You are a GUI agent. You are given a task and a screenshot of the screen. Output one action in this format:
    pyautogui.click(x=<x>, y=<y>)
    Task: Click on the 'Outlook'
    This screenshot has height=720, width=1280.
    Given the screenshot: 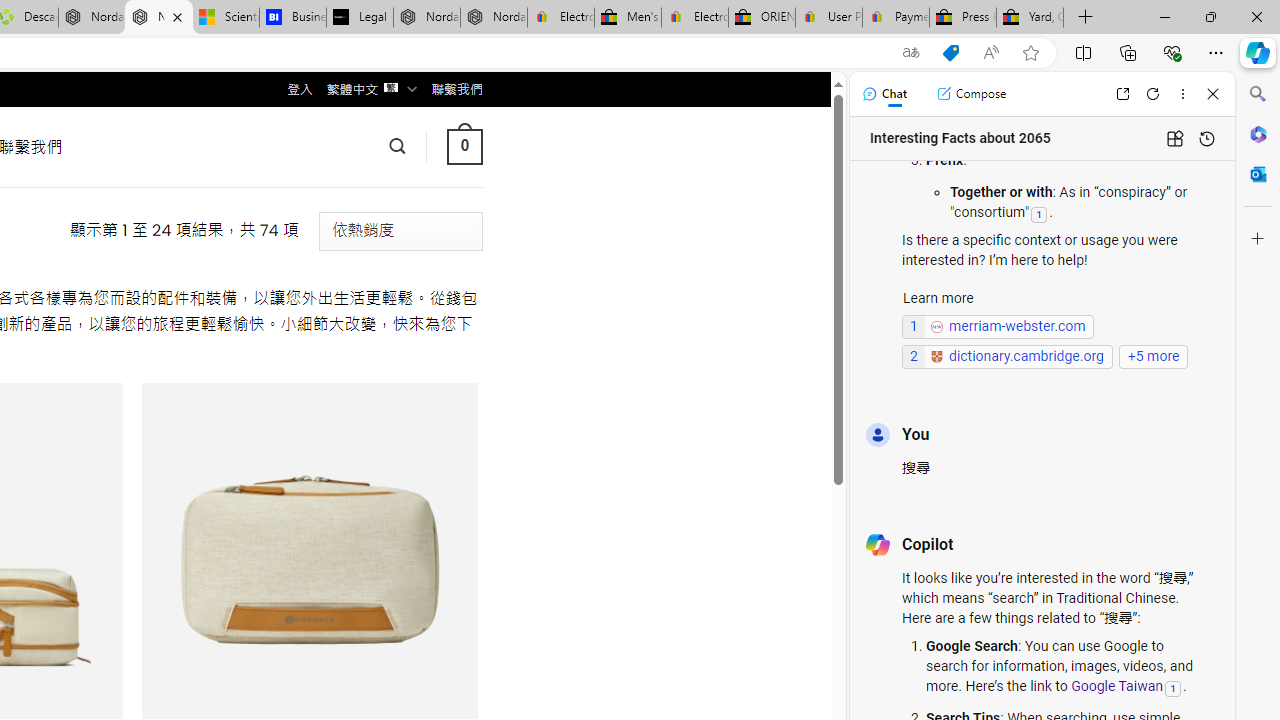 What is the action you would take?
    pyautogui.click(x=1257, y=173)
    